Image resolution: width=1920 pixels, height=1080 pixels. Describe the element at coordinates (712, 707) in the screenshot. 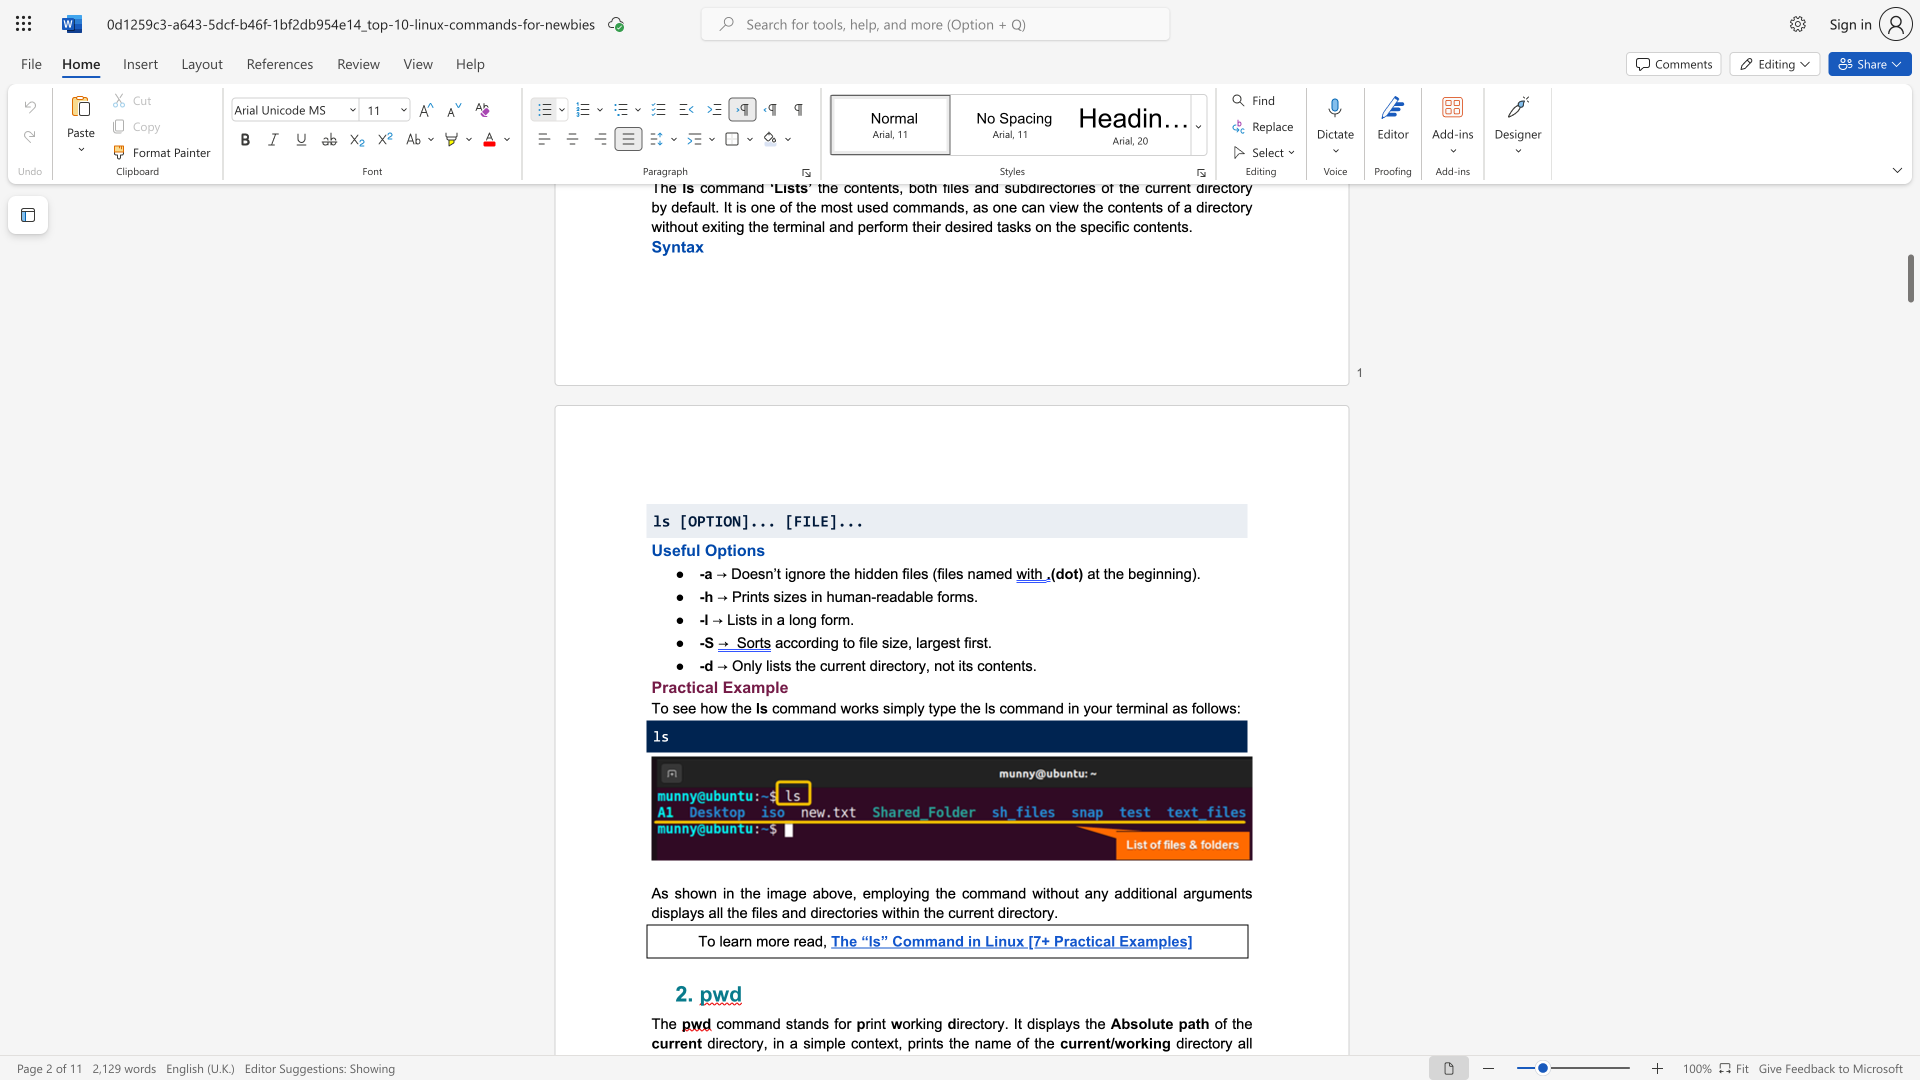

I see `the 2th character "o" in the text` at that location.